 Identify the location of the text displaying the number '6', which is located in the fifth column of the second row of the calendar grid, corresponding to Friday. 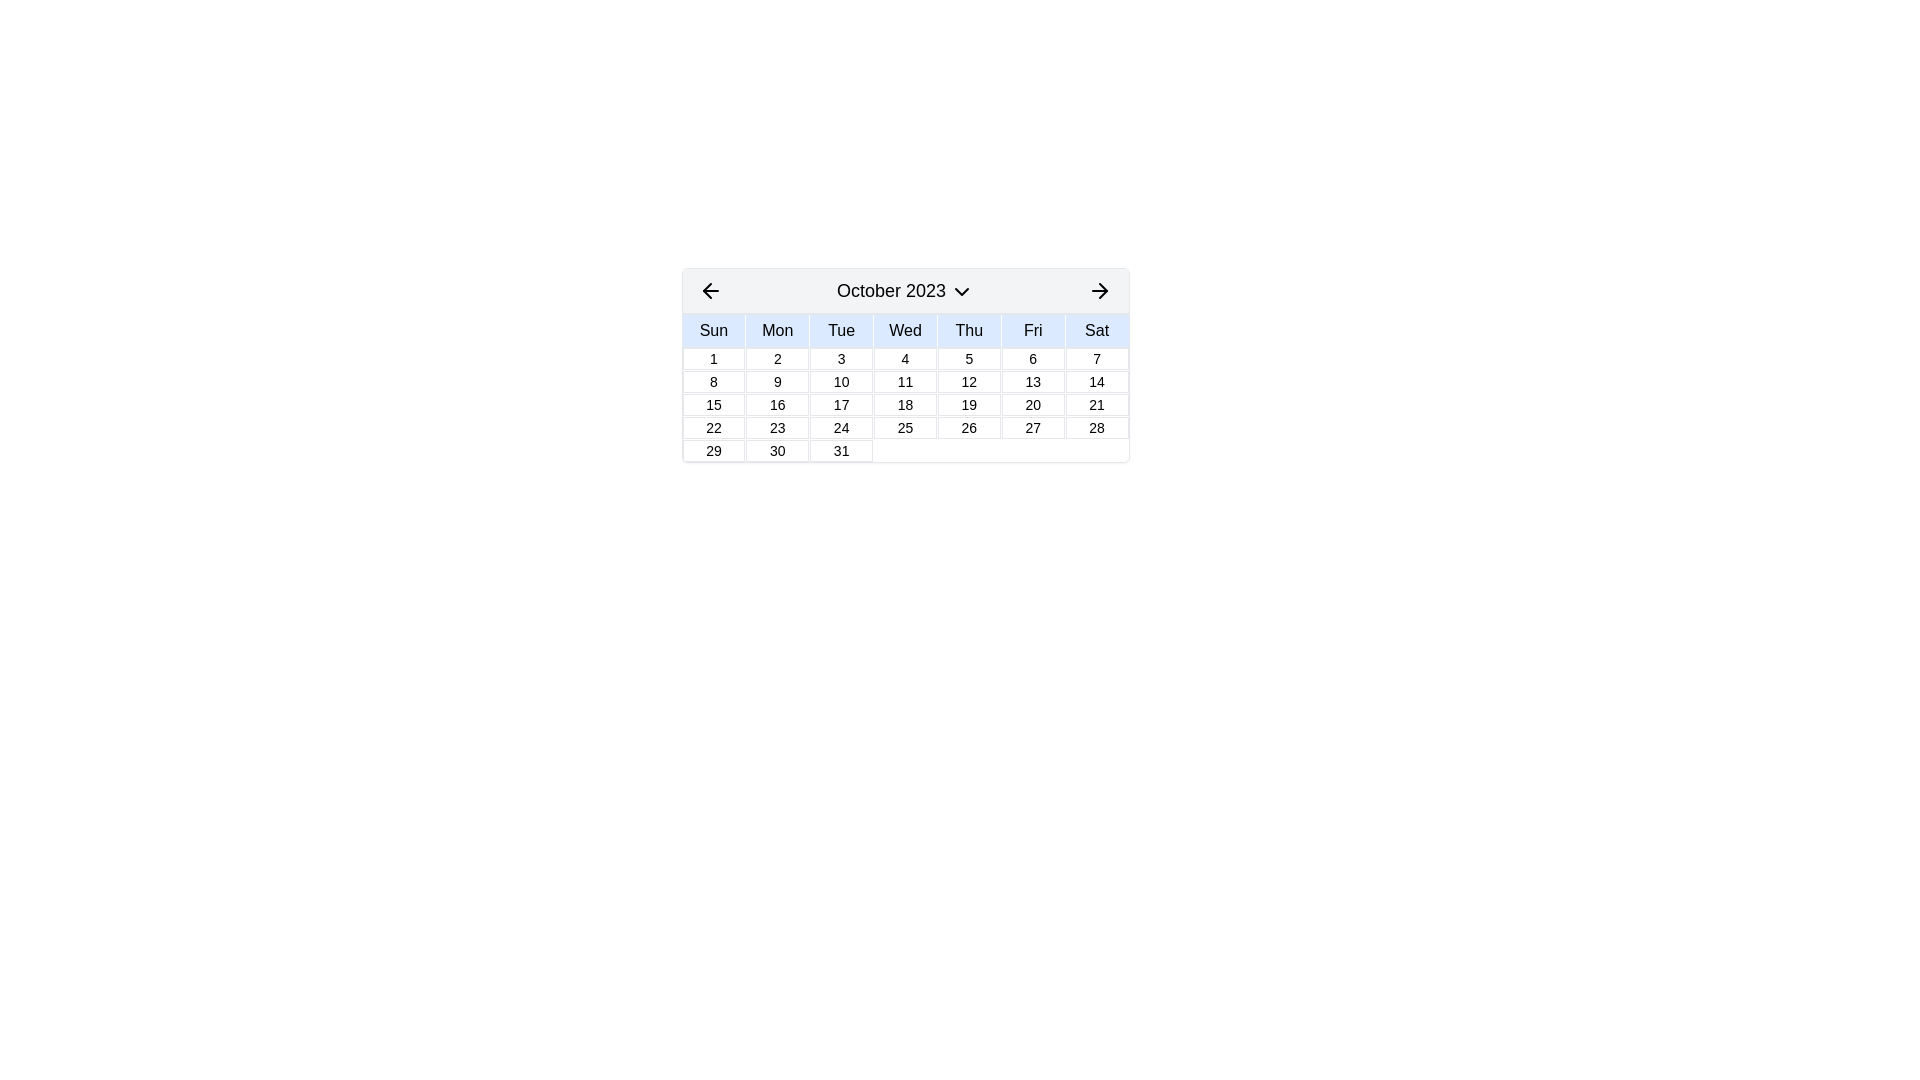
(1033, 357).